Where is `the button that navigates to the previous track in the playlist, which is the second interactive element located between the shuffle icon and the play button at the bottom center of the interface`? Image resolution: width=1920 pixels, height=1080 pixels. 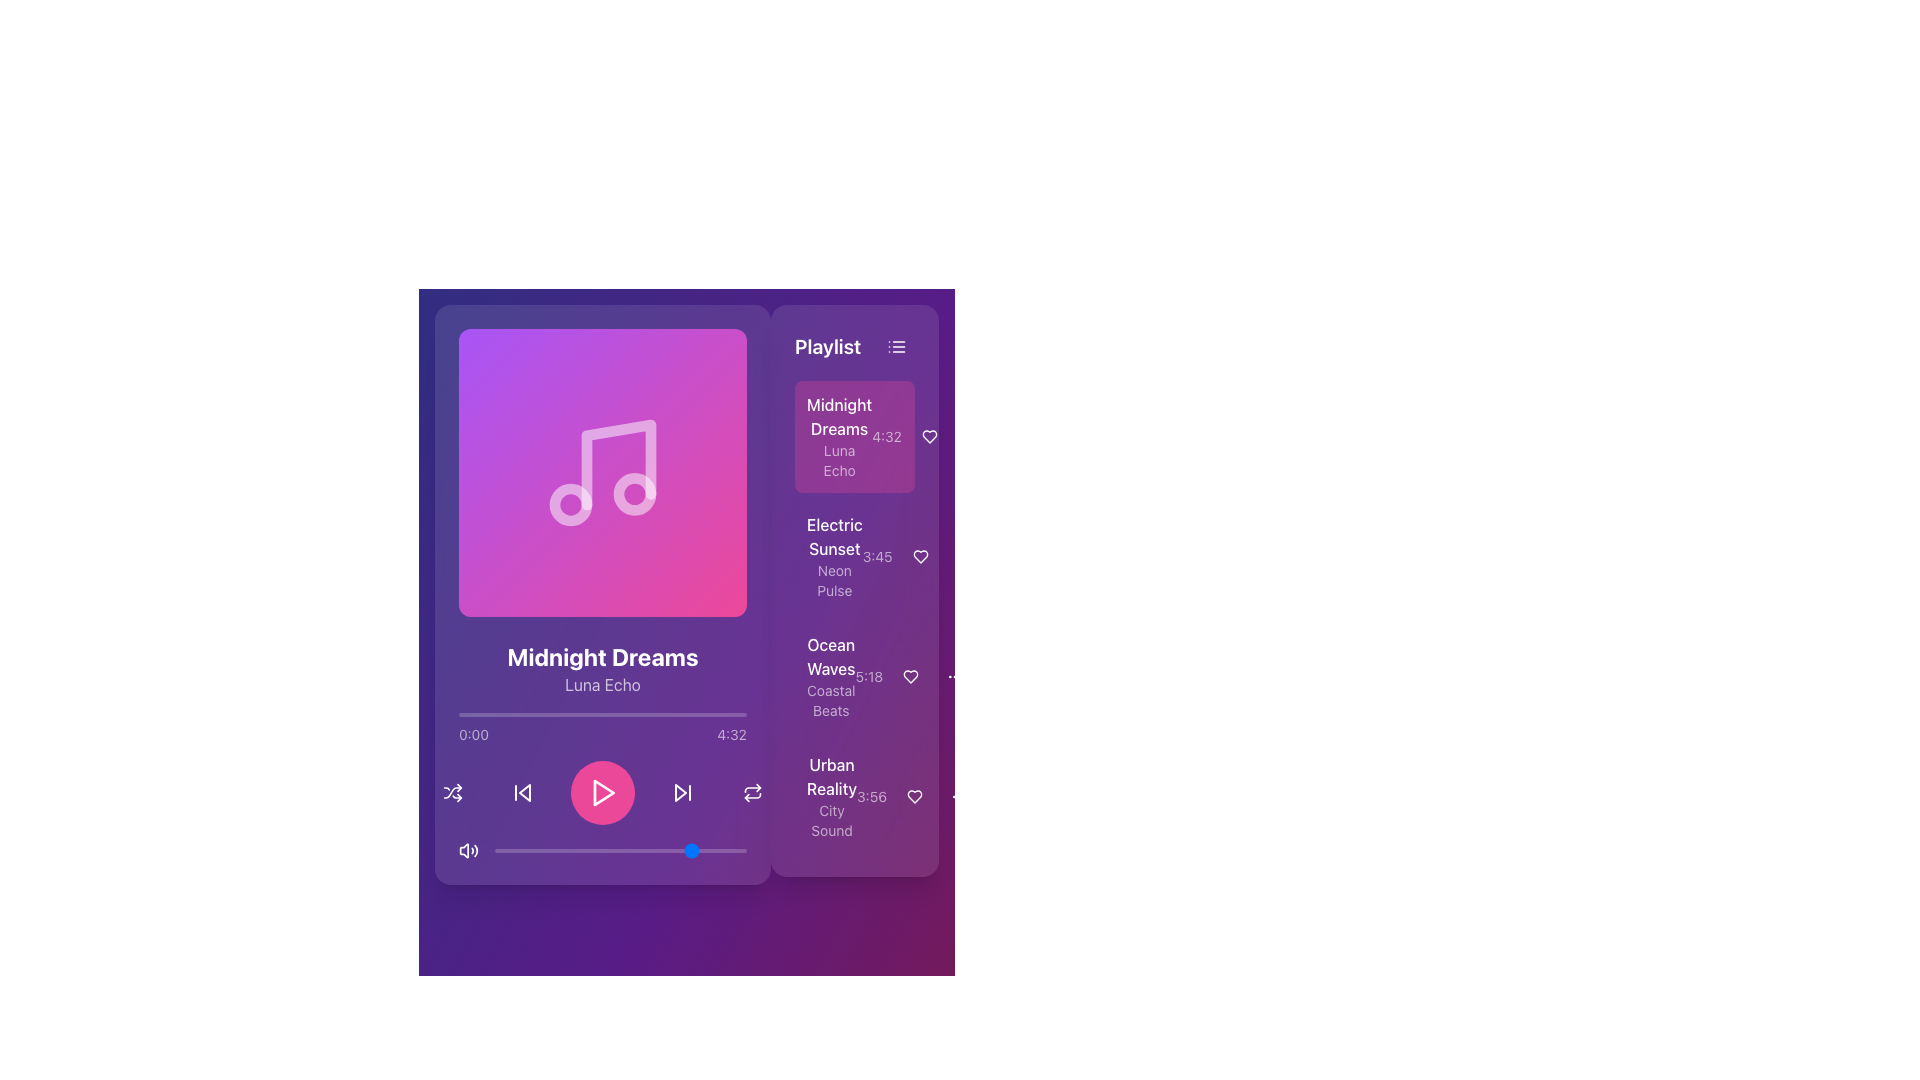
the button that navigates to the previous track in the playlist, which is the second interactive element located between the shuffle icon and the play button at the bottom center of the interface is located at coordinates (523, 792).